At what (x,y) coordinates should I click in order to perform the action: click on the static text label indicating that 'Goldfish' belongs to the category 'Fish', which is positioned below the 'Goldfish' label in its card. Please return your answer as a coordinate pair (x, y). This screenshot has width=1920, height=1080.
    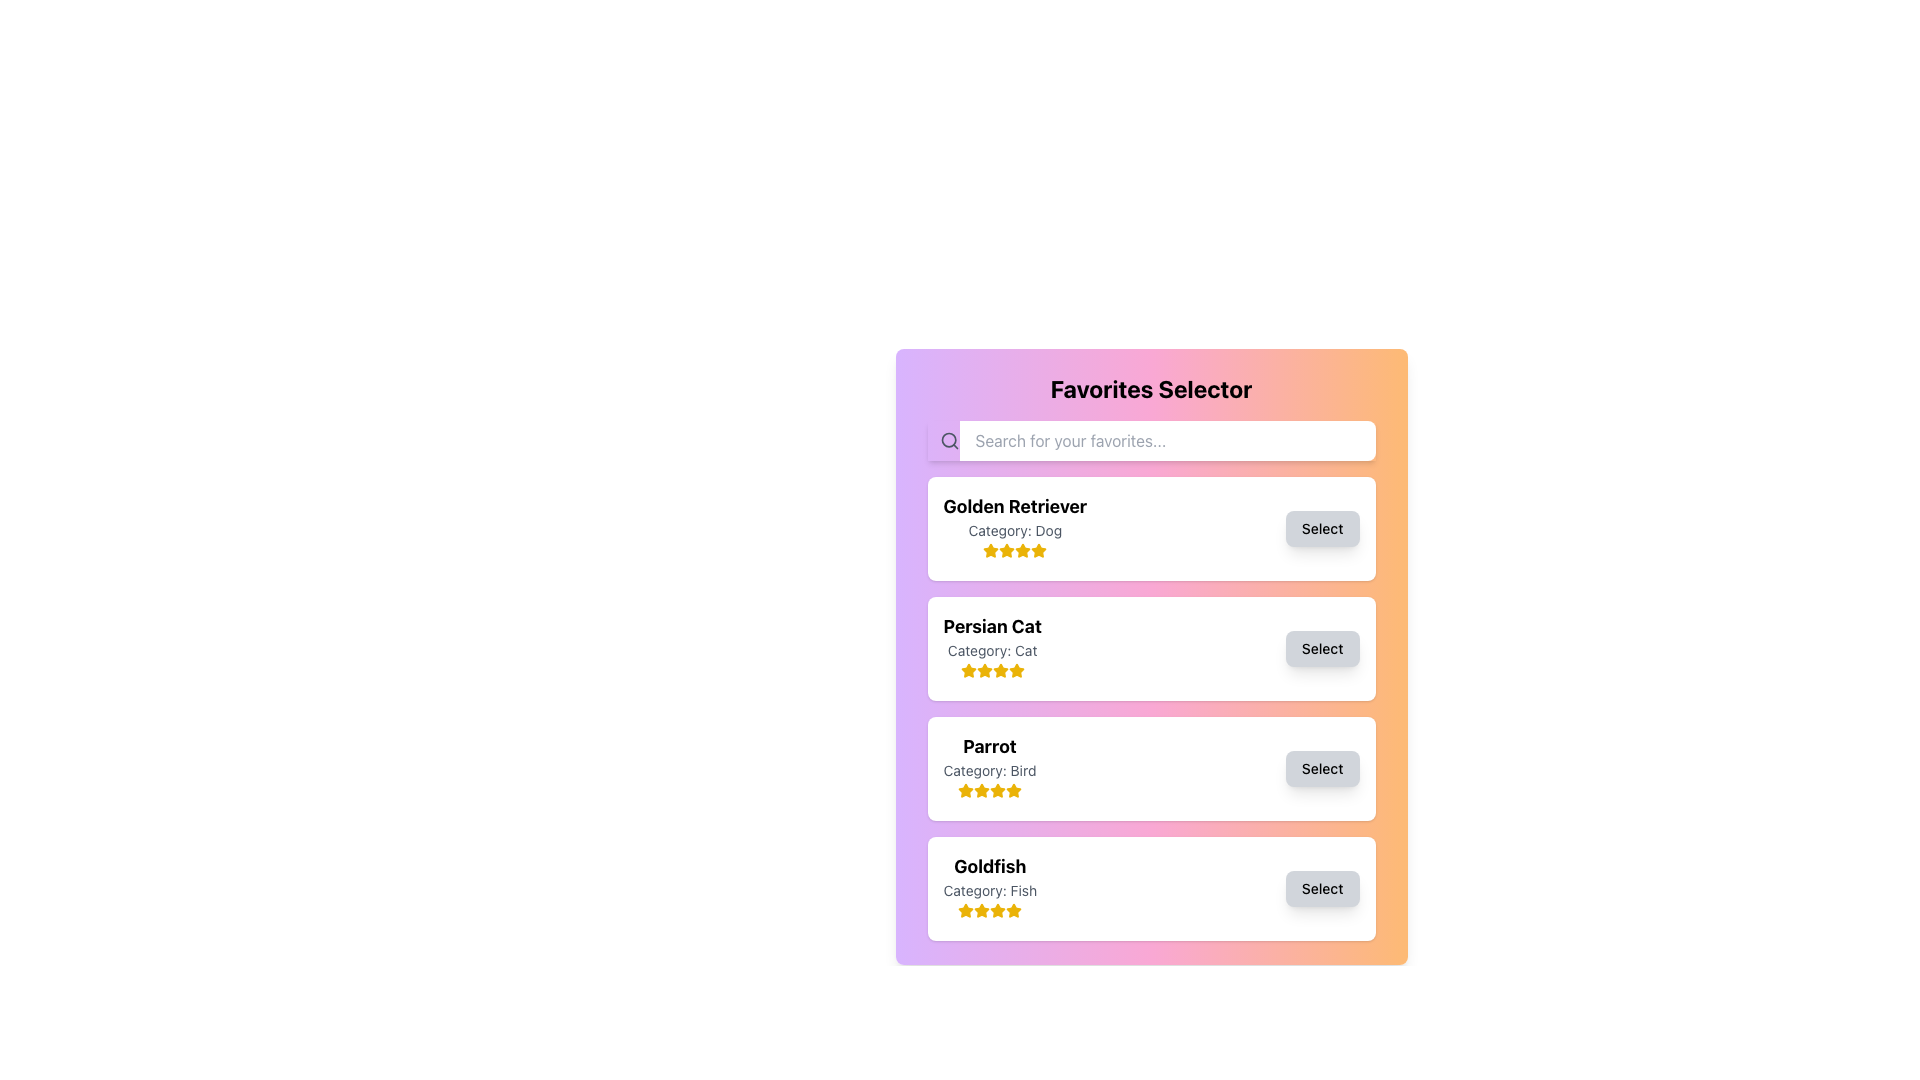
    Looking at the image, I should click on (990, 890).